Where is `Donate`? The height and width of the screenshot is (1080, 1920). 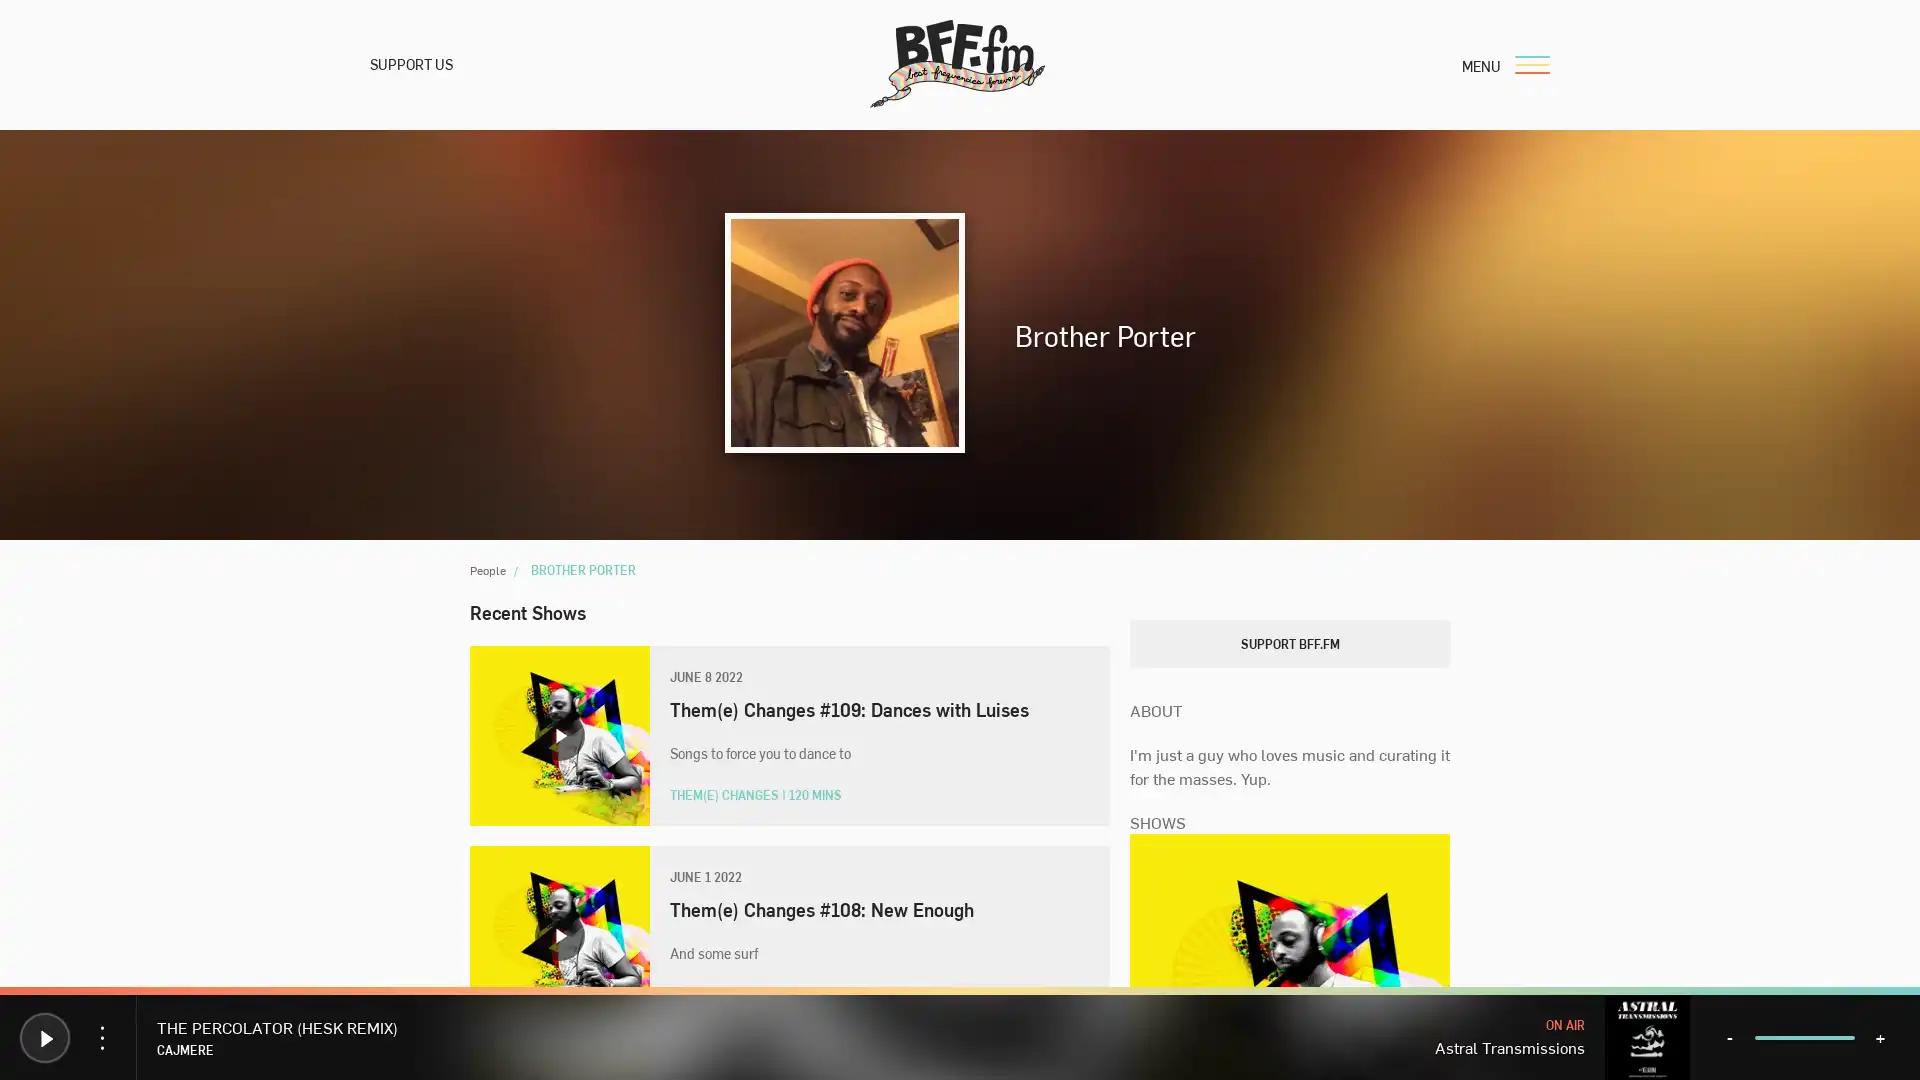
Donate is located at coordinates (65, 986).